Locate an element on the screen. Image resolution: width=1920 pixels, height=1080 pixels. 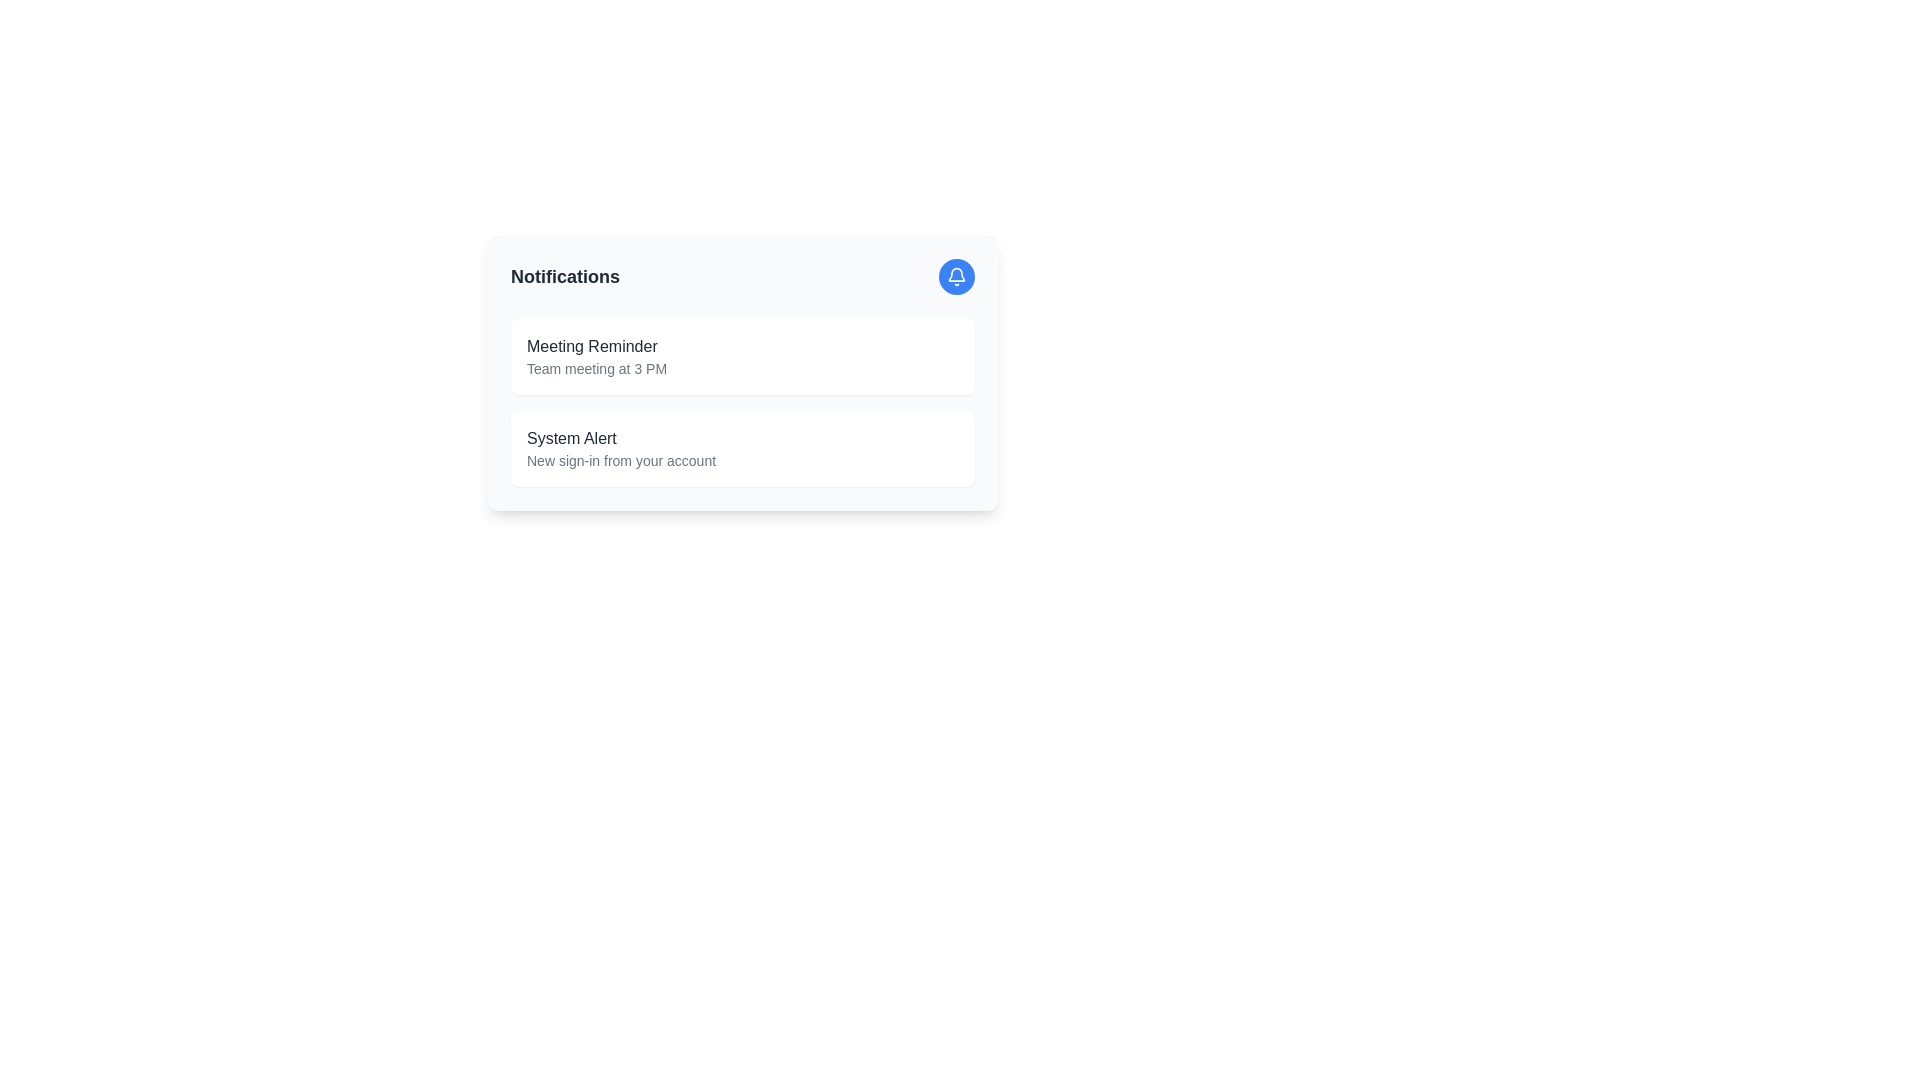
the bell-shaped notification icon, which is white on a circular blue background, located at the top-right corner of the notification summary interface is located at coordinates (955, 277).